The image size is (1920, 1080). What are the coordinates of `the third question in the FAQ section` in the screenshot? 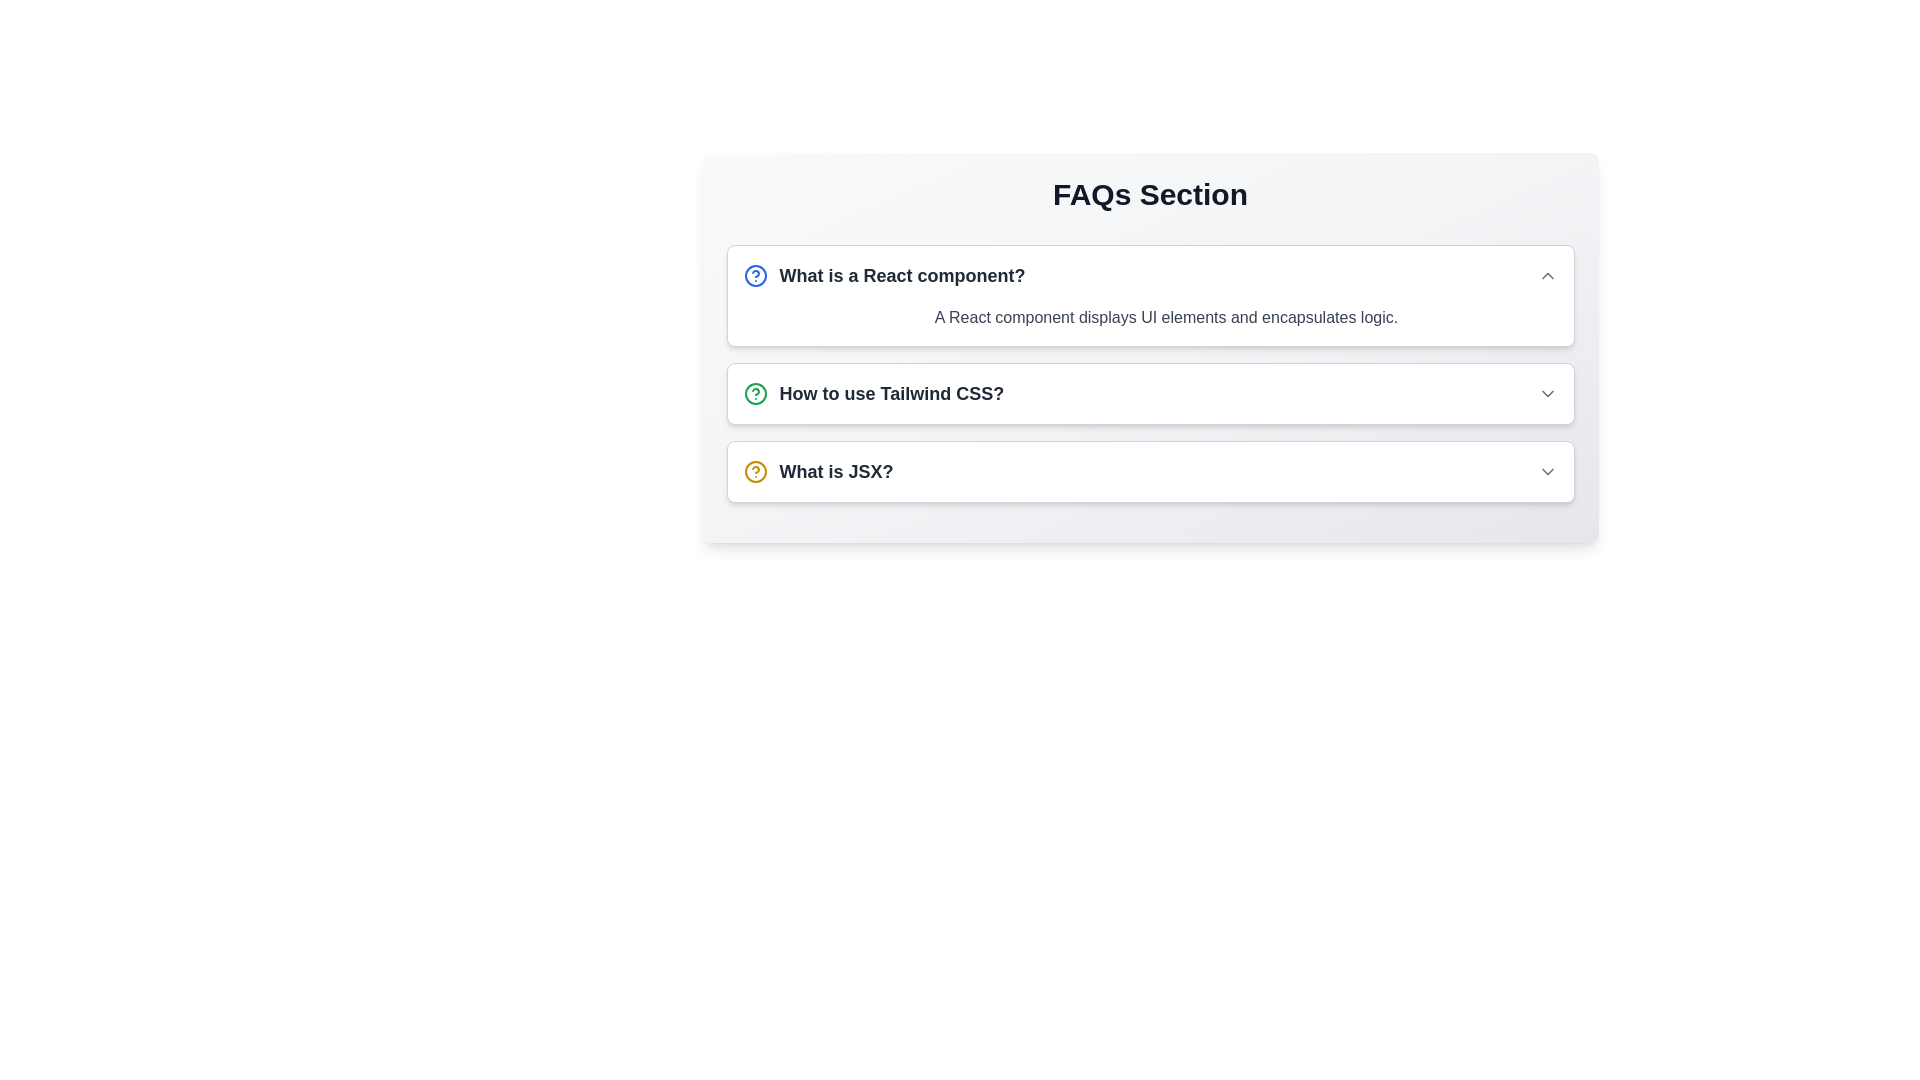 It's located at (818, 471).